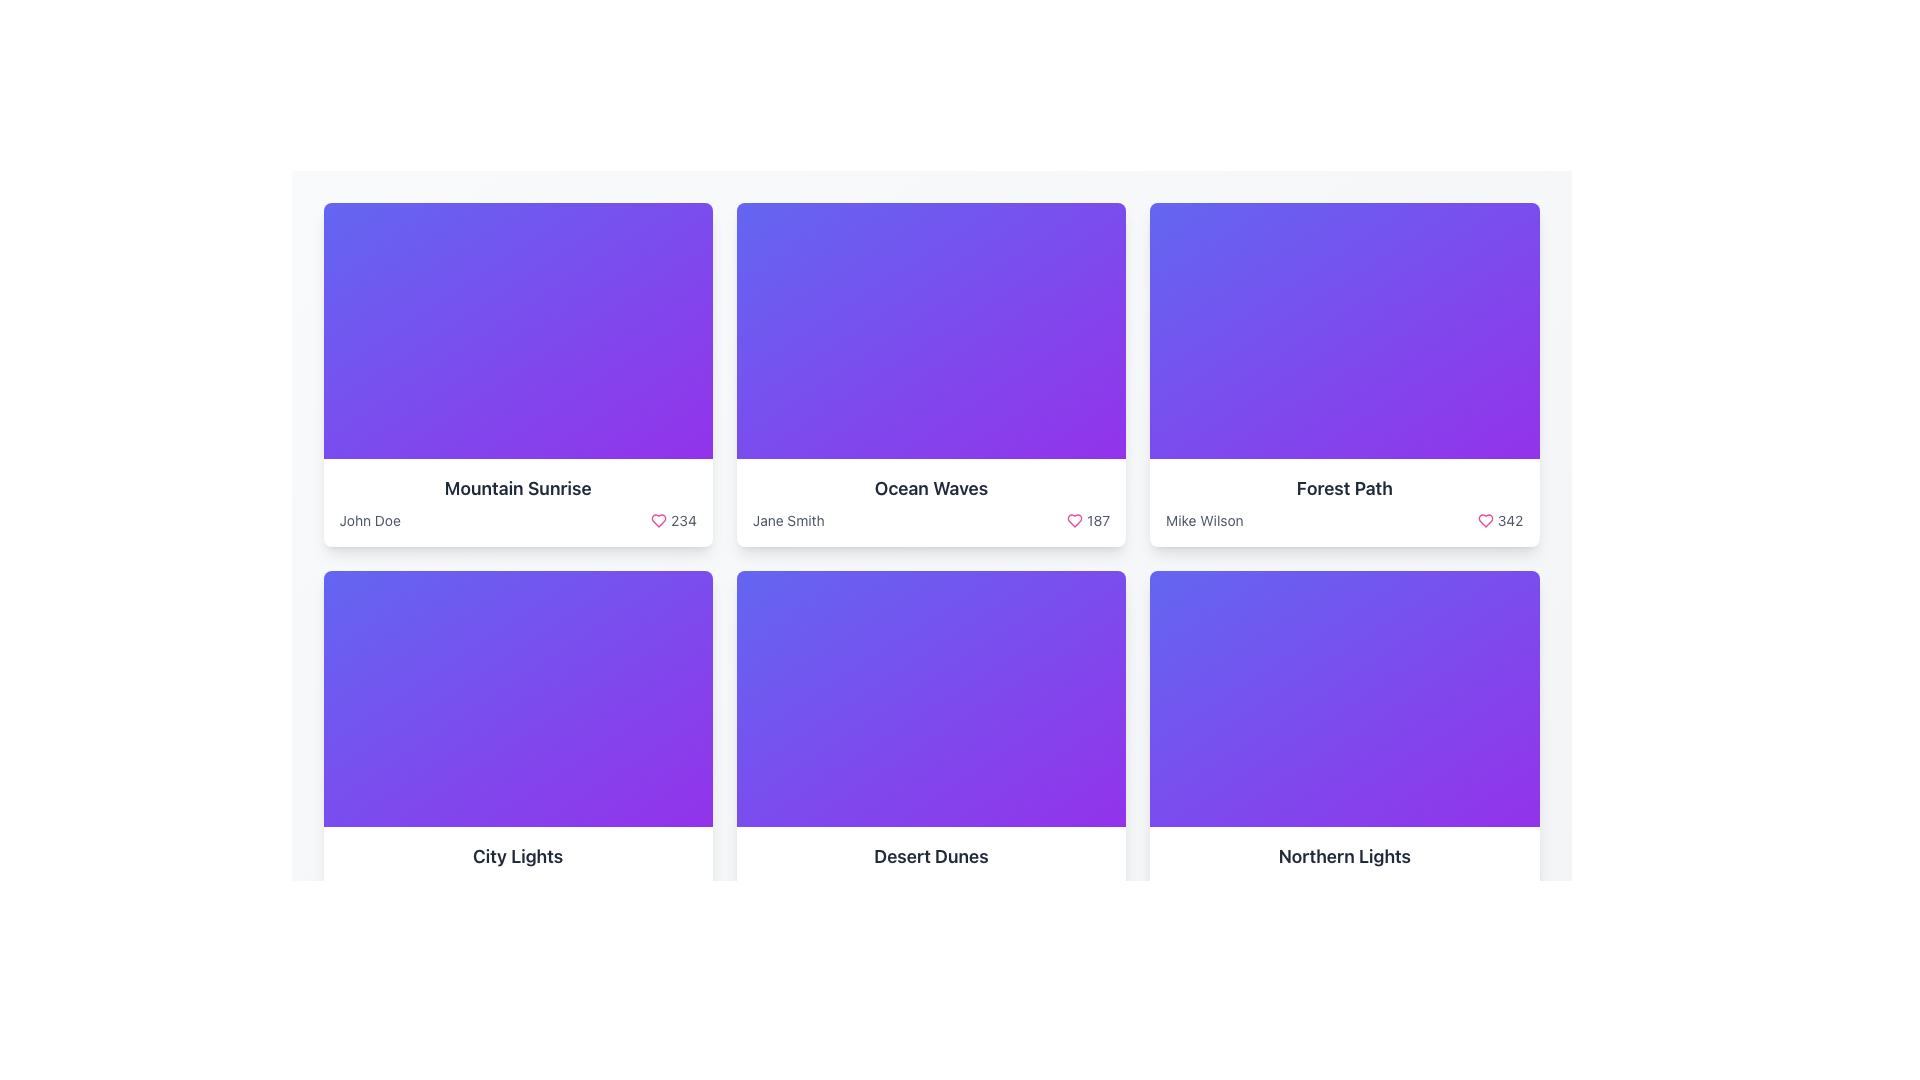 Image resolution: width=1920 pixels, height=1080 pixels. I want to click on the 'like' icon located in the bottom-right area of the 'Ocean Waves' card to view its visual state change upon interaction, so click(1074, 519).